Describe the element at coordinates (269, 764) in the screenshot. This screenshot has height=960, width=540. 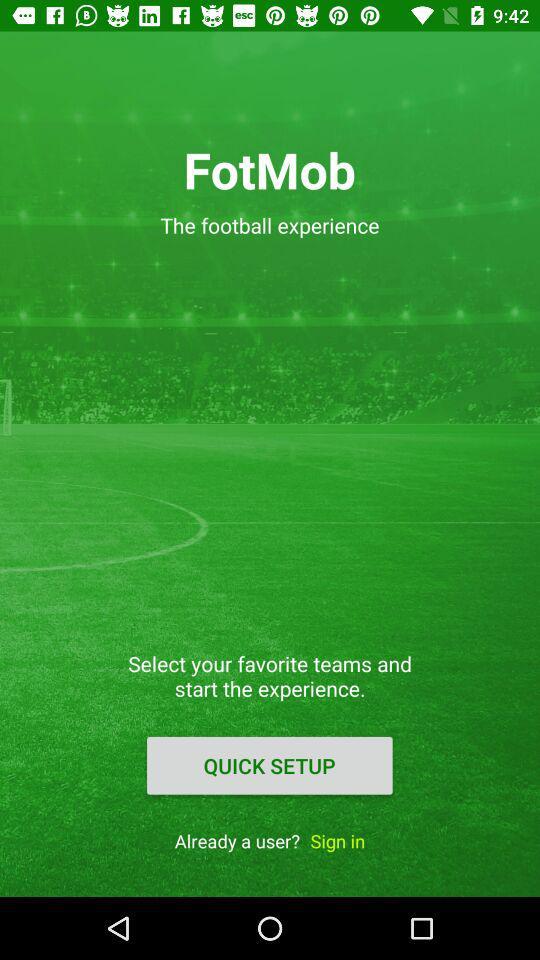
I see `item below the select your favorite` at that location.